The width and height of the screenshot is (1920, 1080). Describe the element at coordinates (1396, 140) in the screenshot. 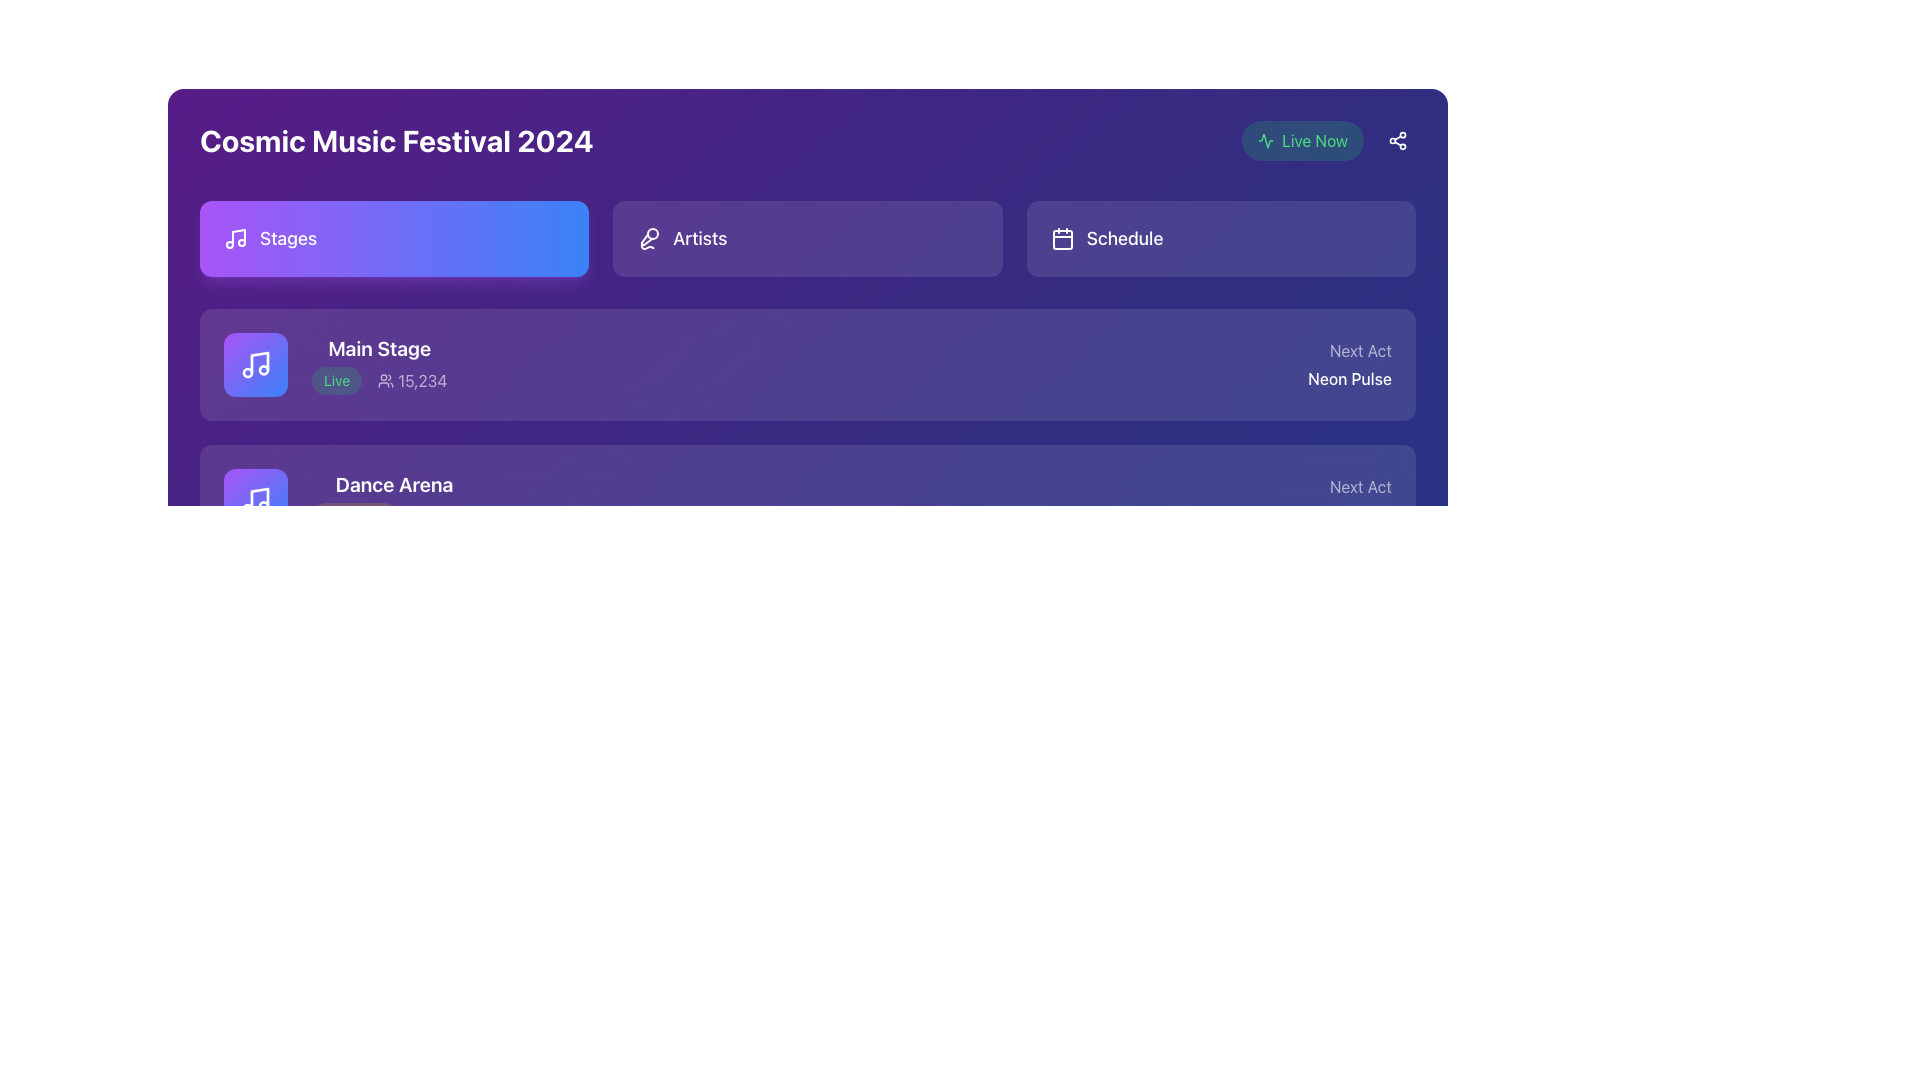

I see `the circular share button with a network-like icon located at the top-right corner of the interface, adjacent to the 'Live Now' button` at that location.